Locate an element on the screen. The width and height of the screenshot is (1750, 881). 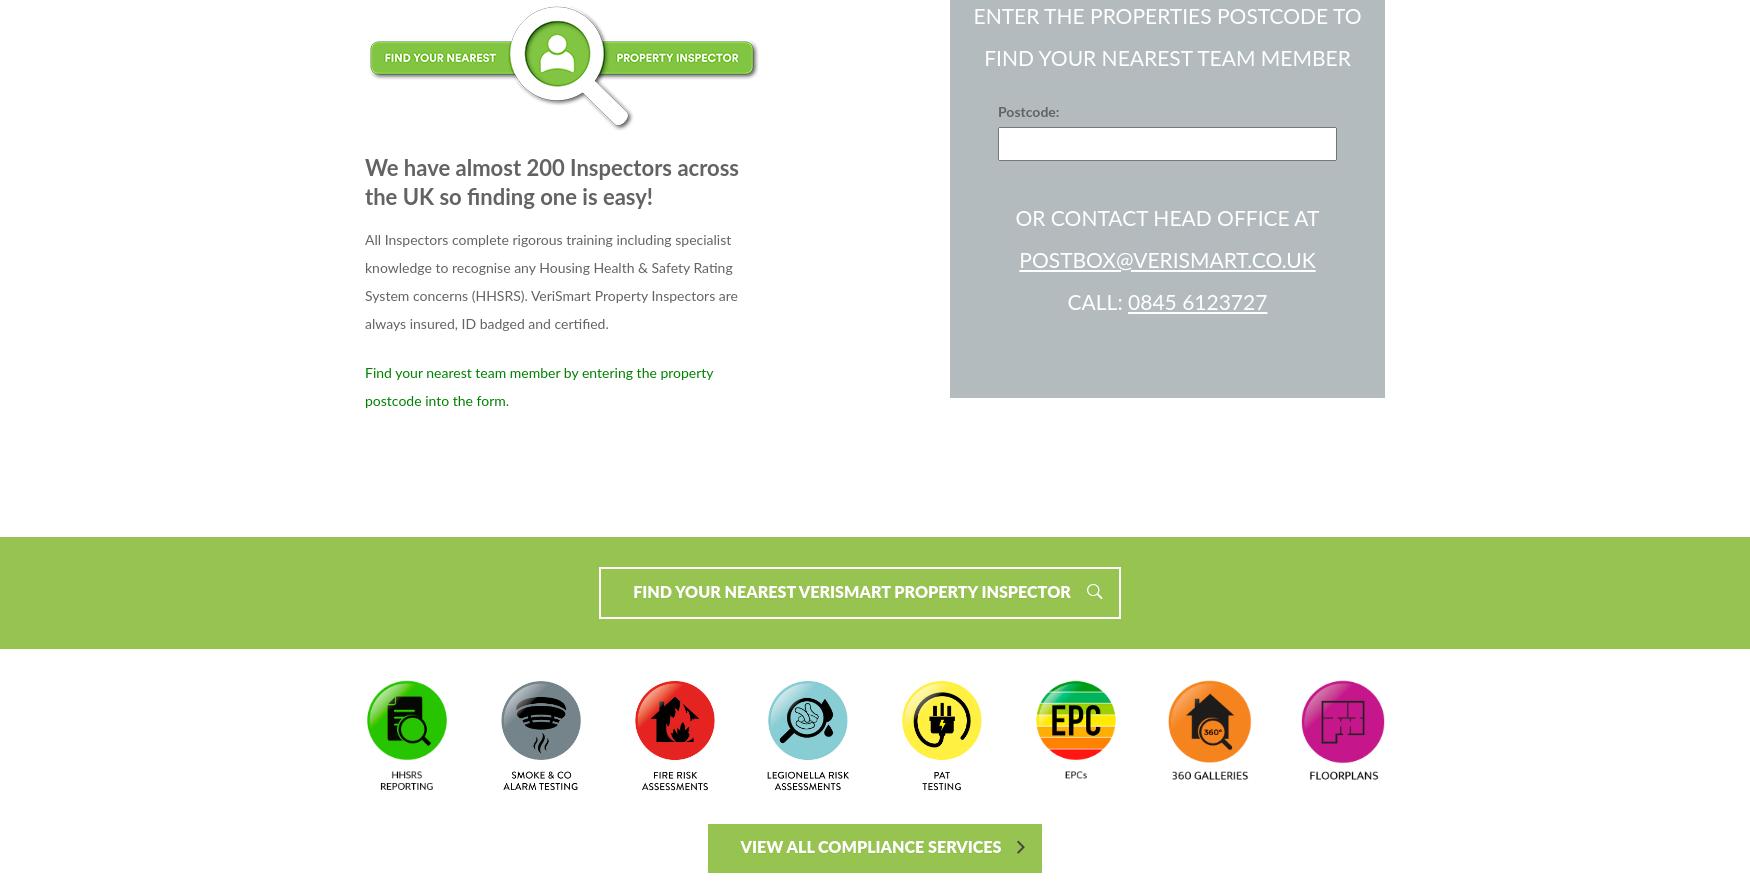
'0845 6123727' is located at coordinates (1197, 301).